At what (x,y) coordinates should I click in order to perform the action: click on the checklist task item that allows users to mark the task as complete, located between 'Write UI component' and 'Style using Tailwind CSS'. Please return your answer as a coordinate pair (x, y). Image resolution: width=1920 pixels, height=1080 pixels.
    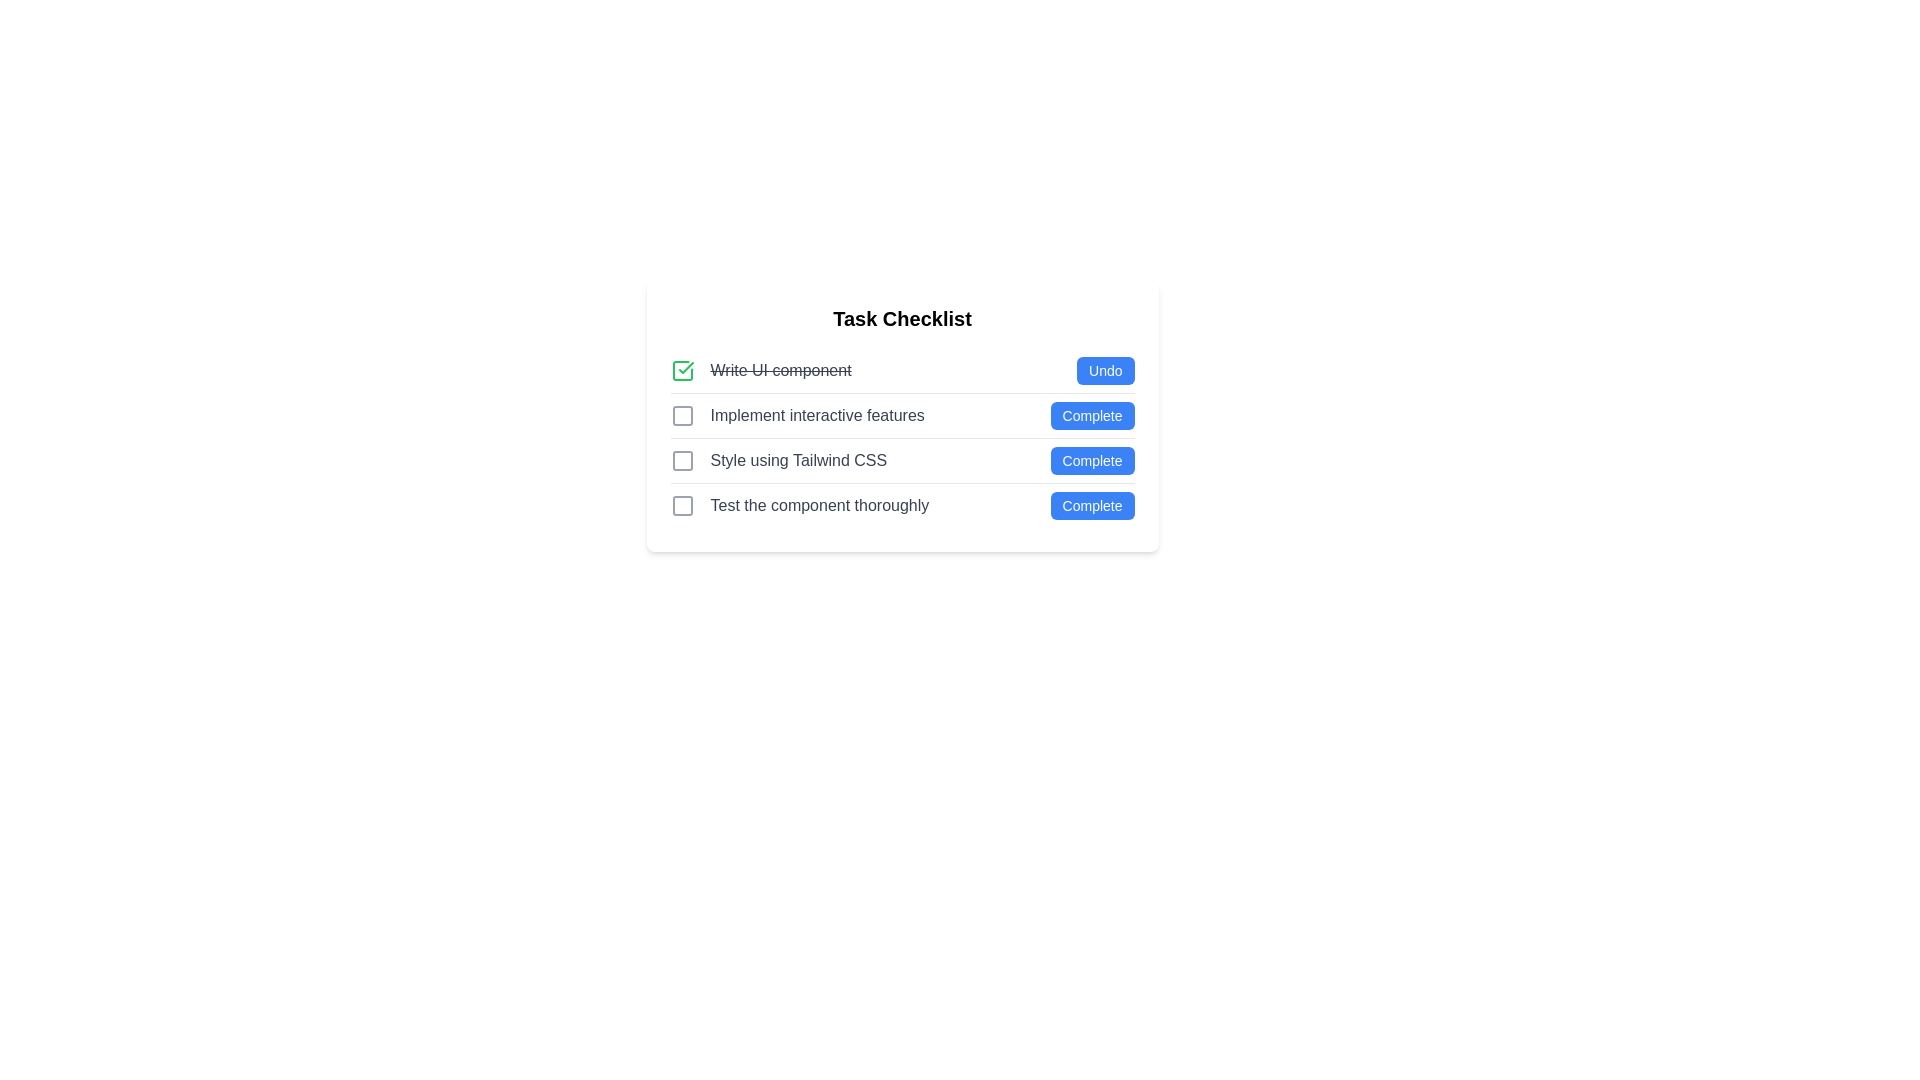
    Looking at the image, I should click on (901, 415).